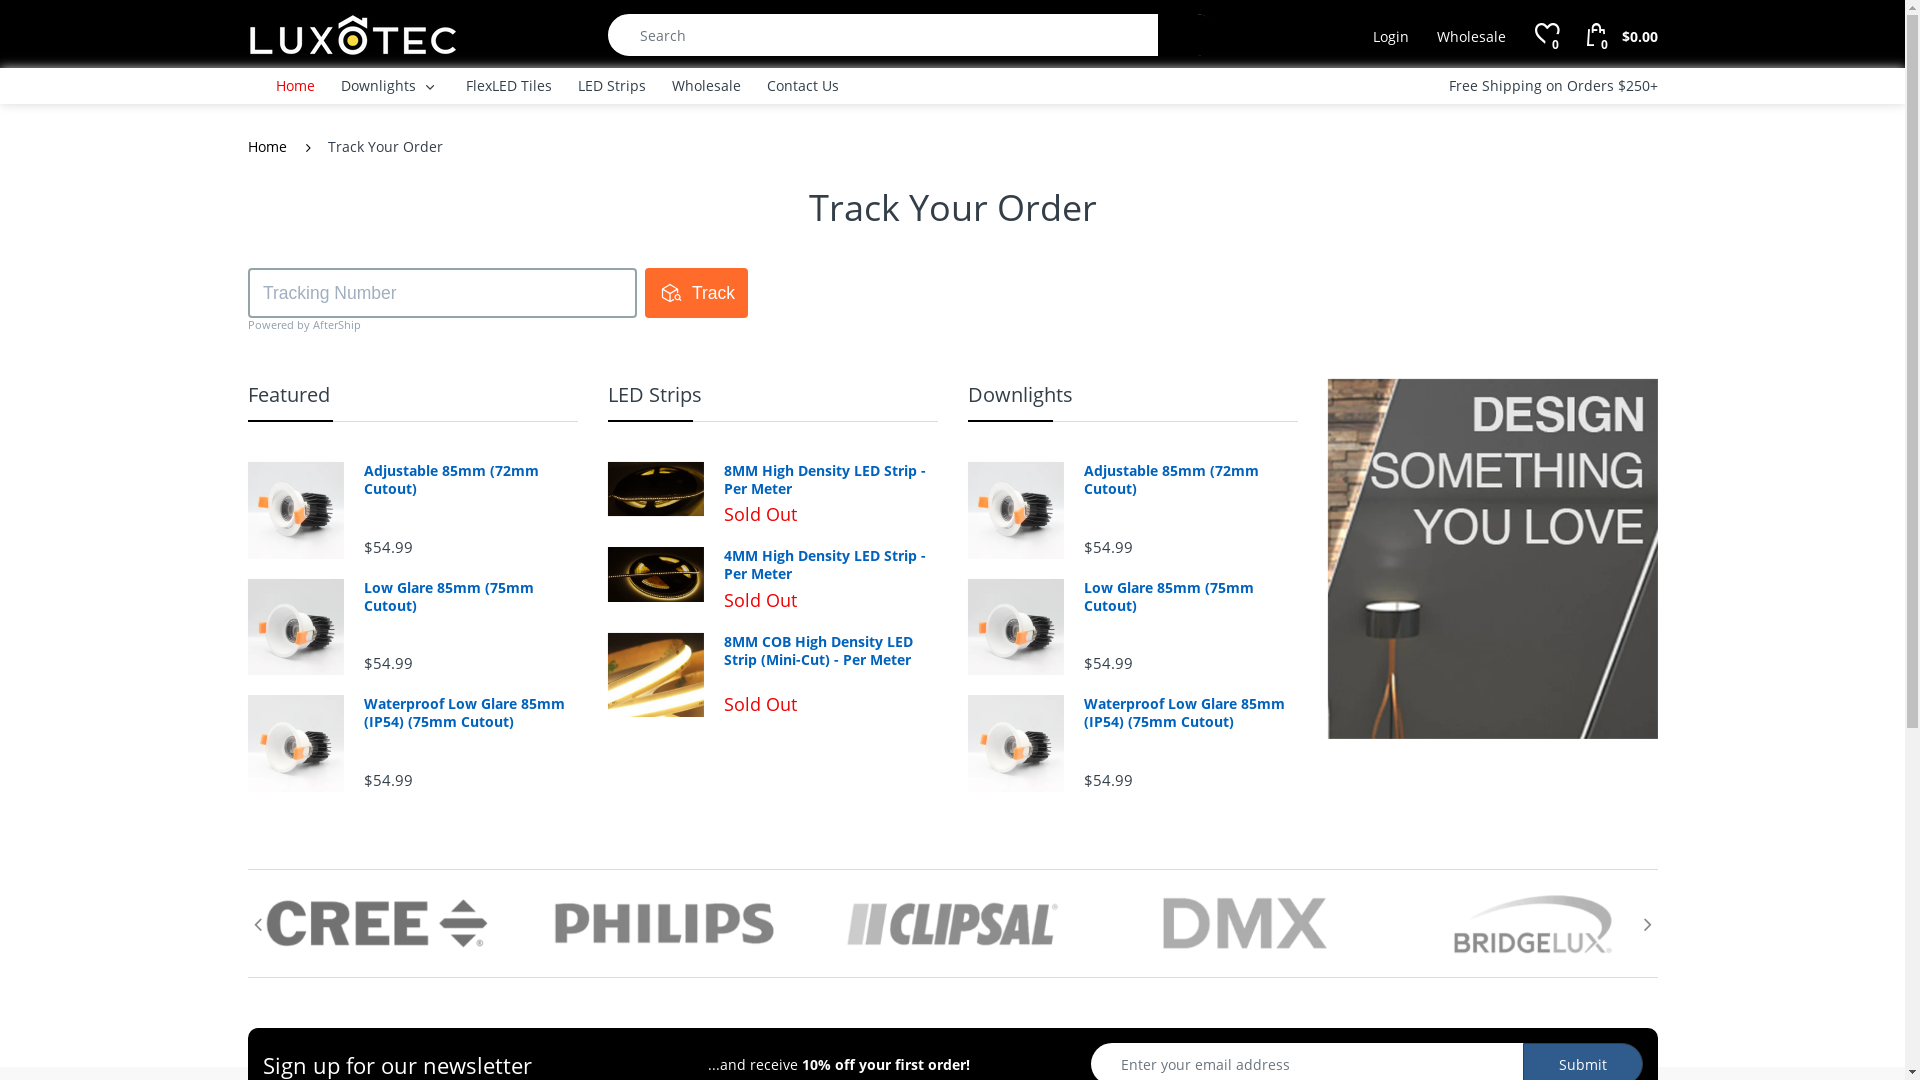 The width and height of the screenshot is (1920, 1080). I want to click on 'FlexLED Tiles', so click(508, 84).